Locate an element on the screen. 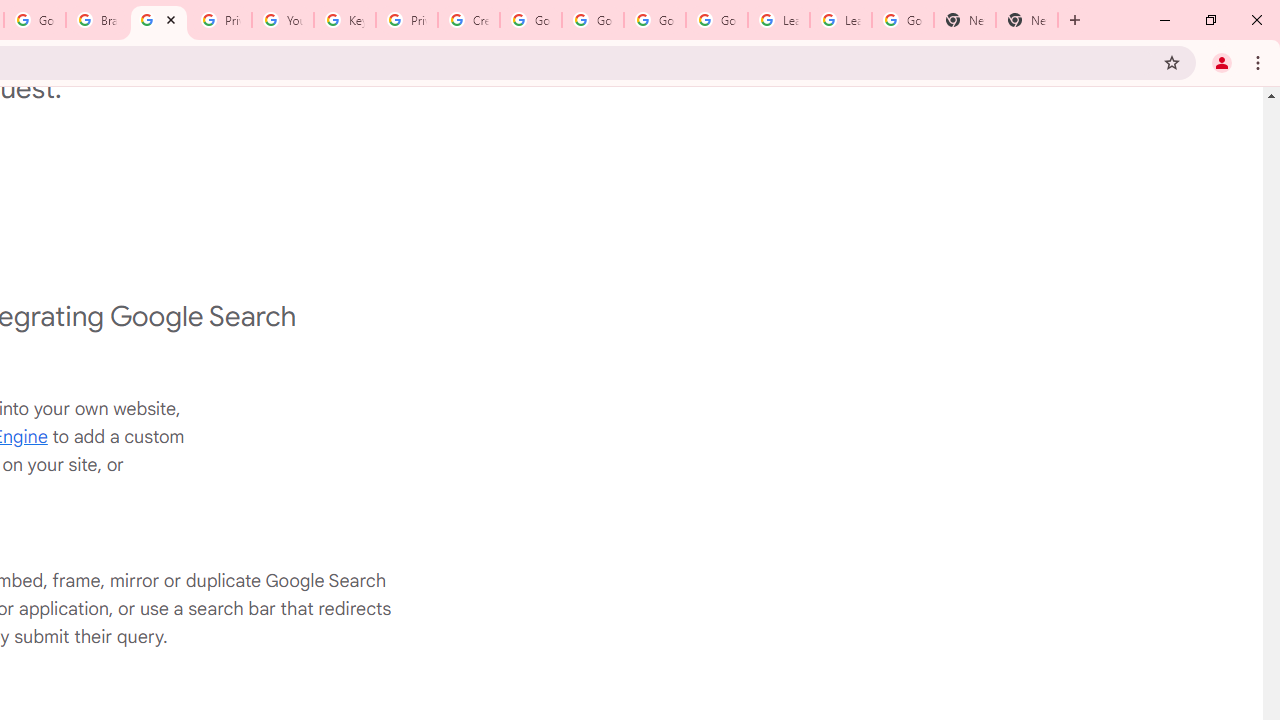  'Brand Resource Center' is located at coordinates (96, 20).